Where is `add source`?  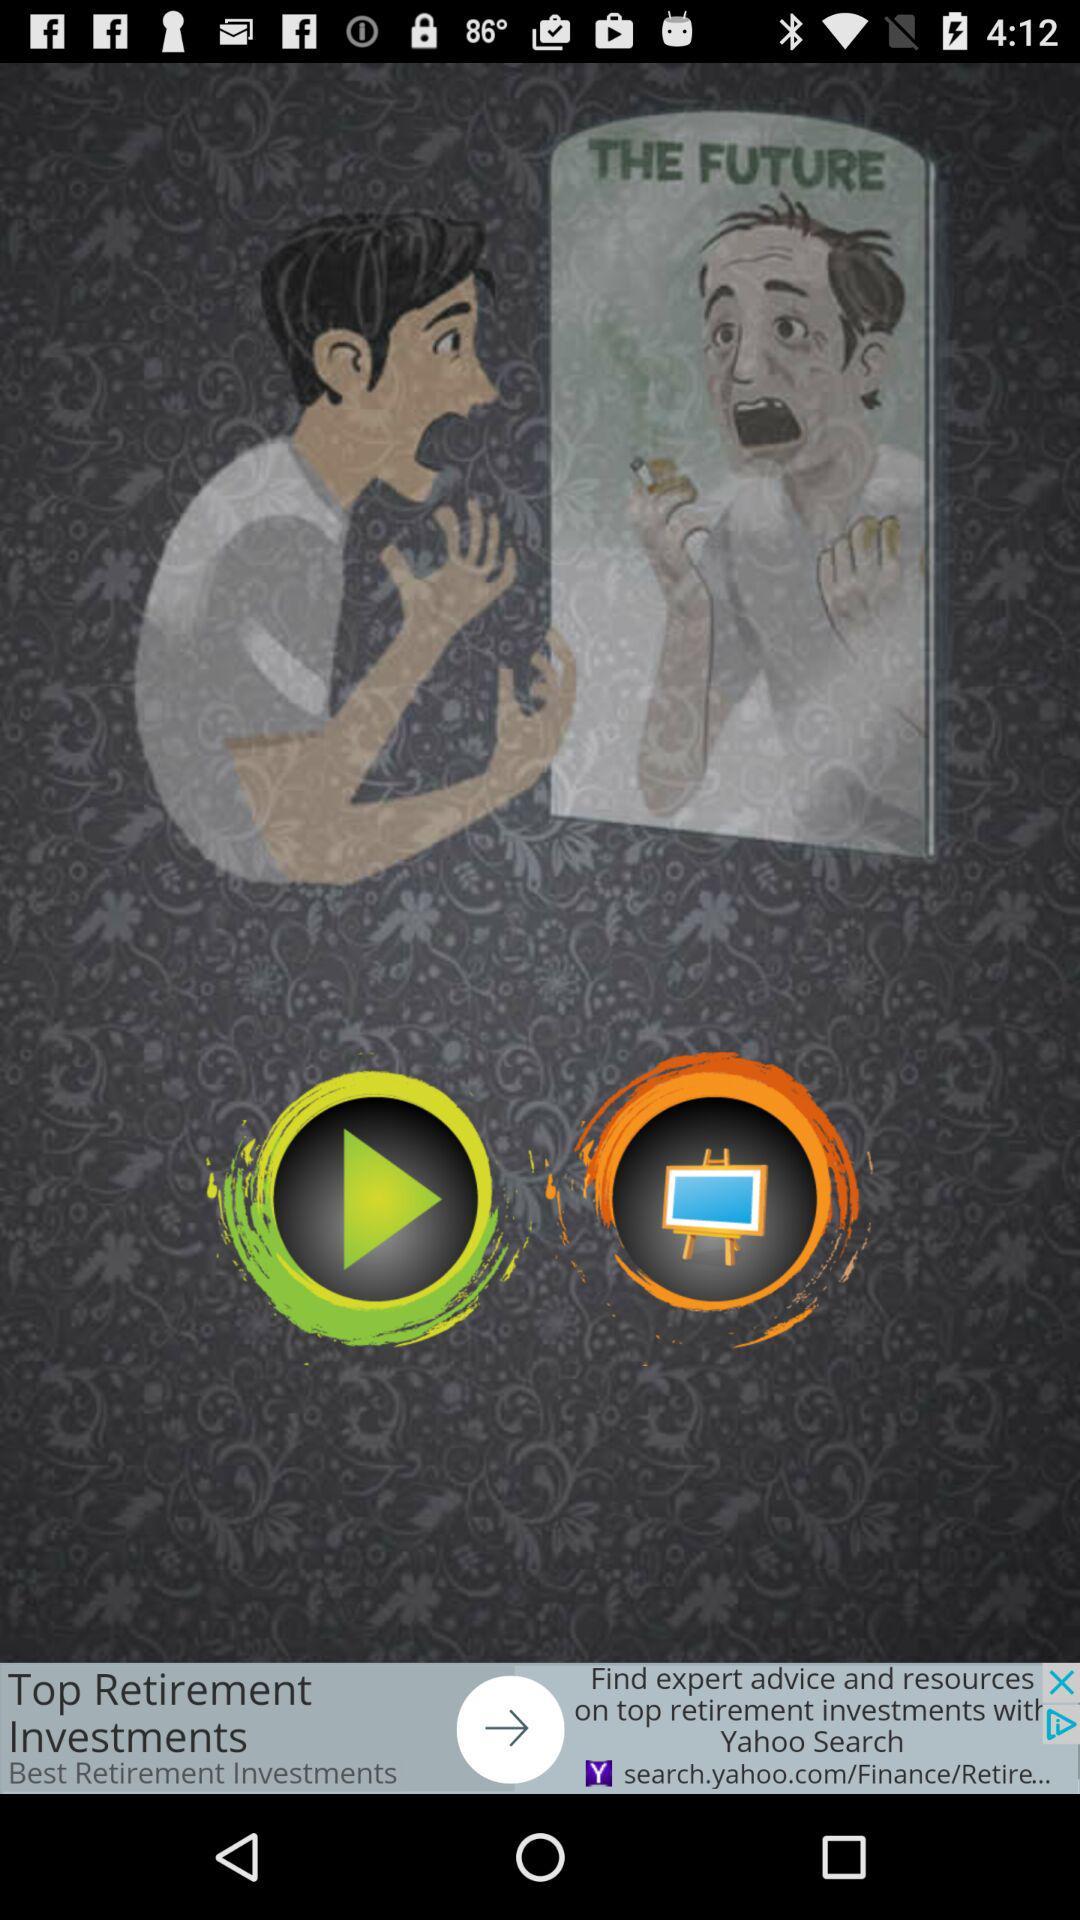 add source is located at coordinates (540, 1727).